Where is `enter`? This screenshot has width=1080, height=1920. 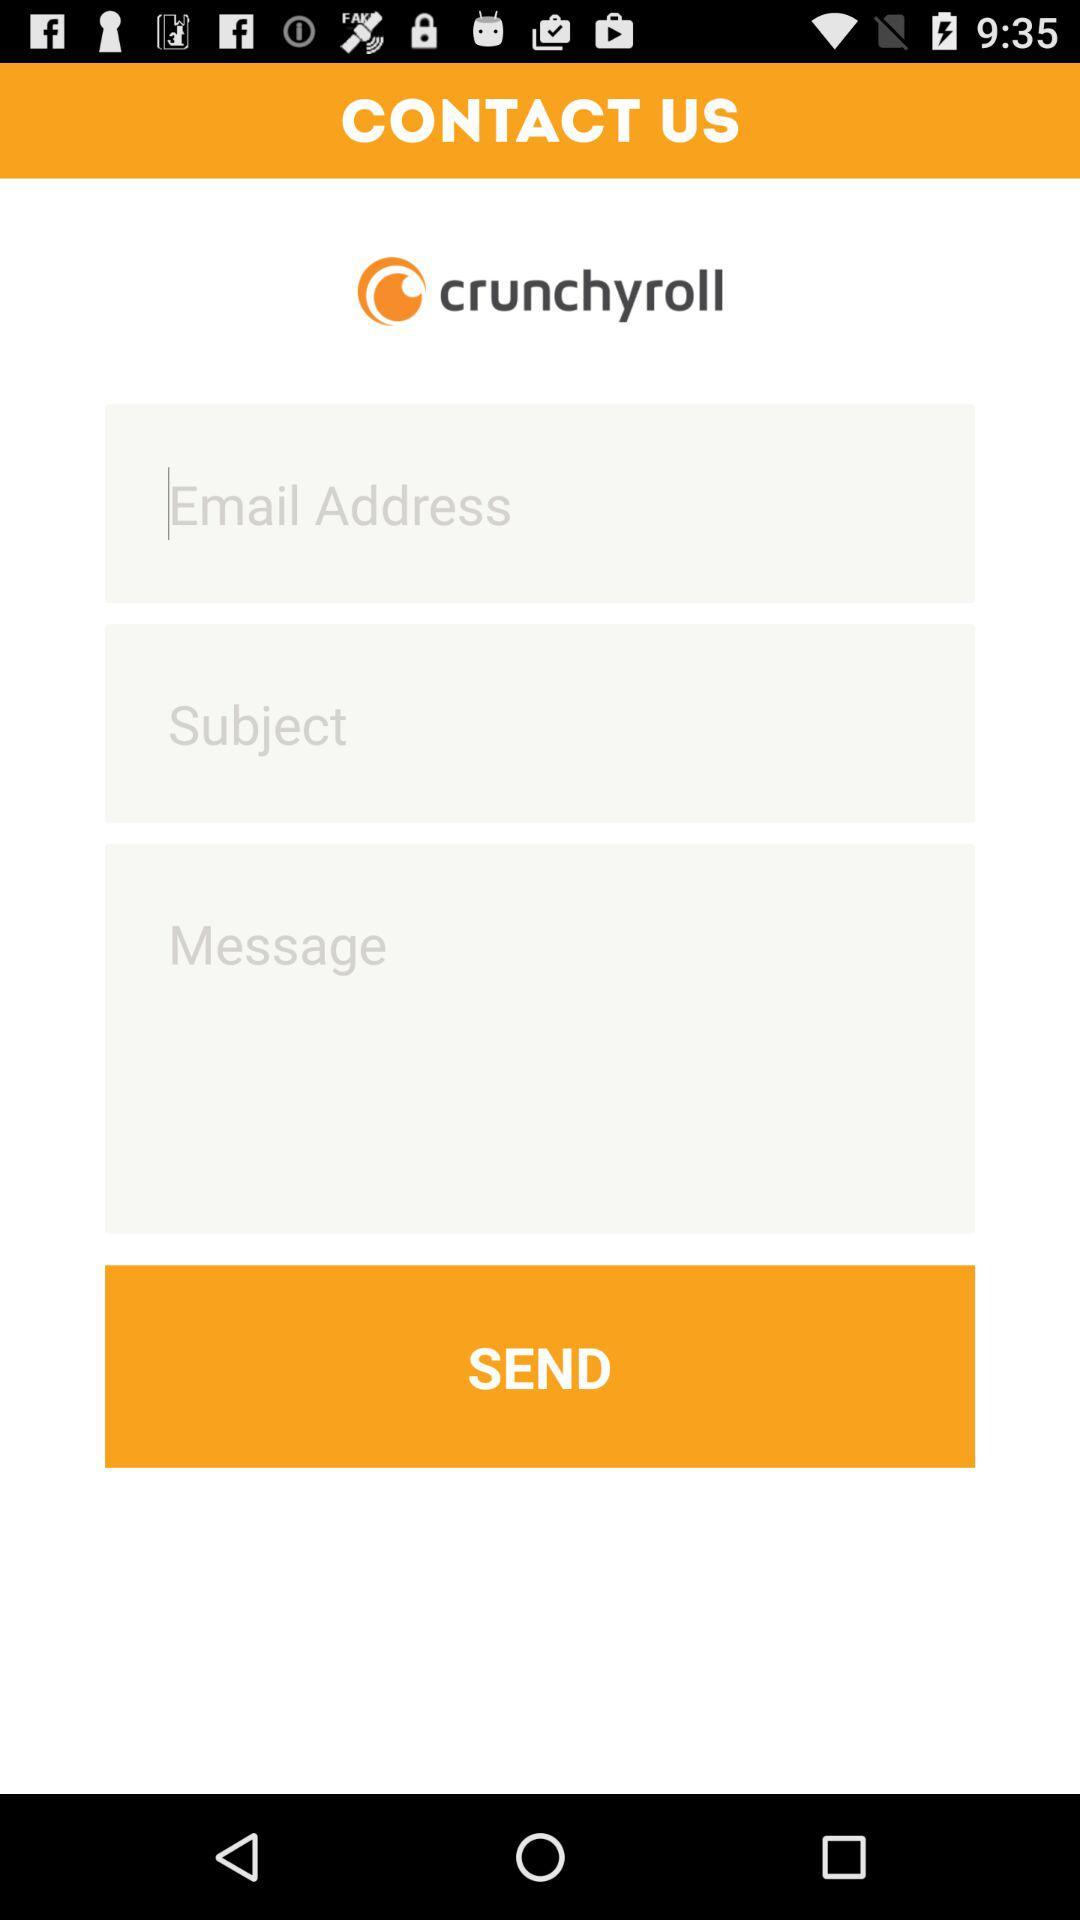 enter is located at coordinates (540, 722).